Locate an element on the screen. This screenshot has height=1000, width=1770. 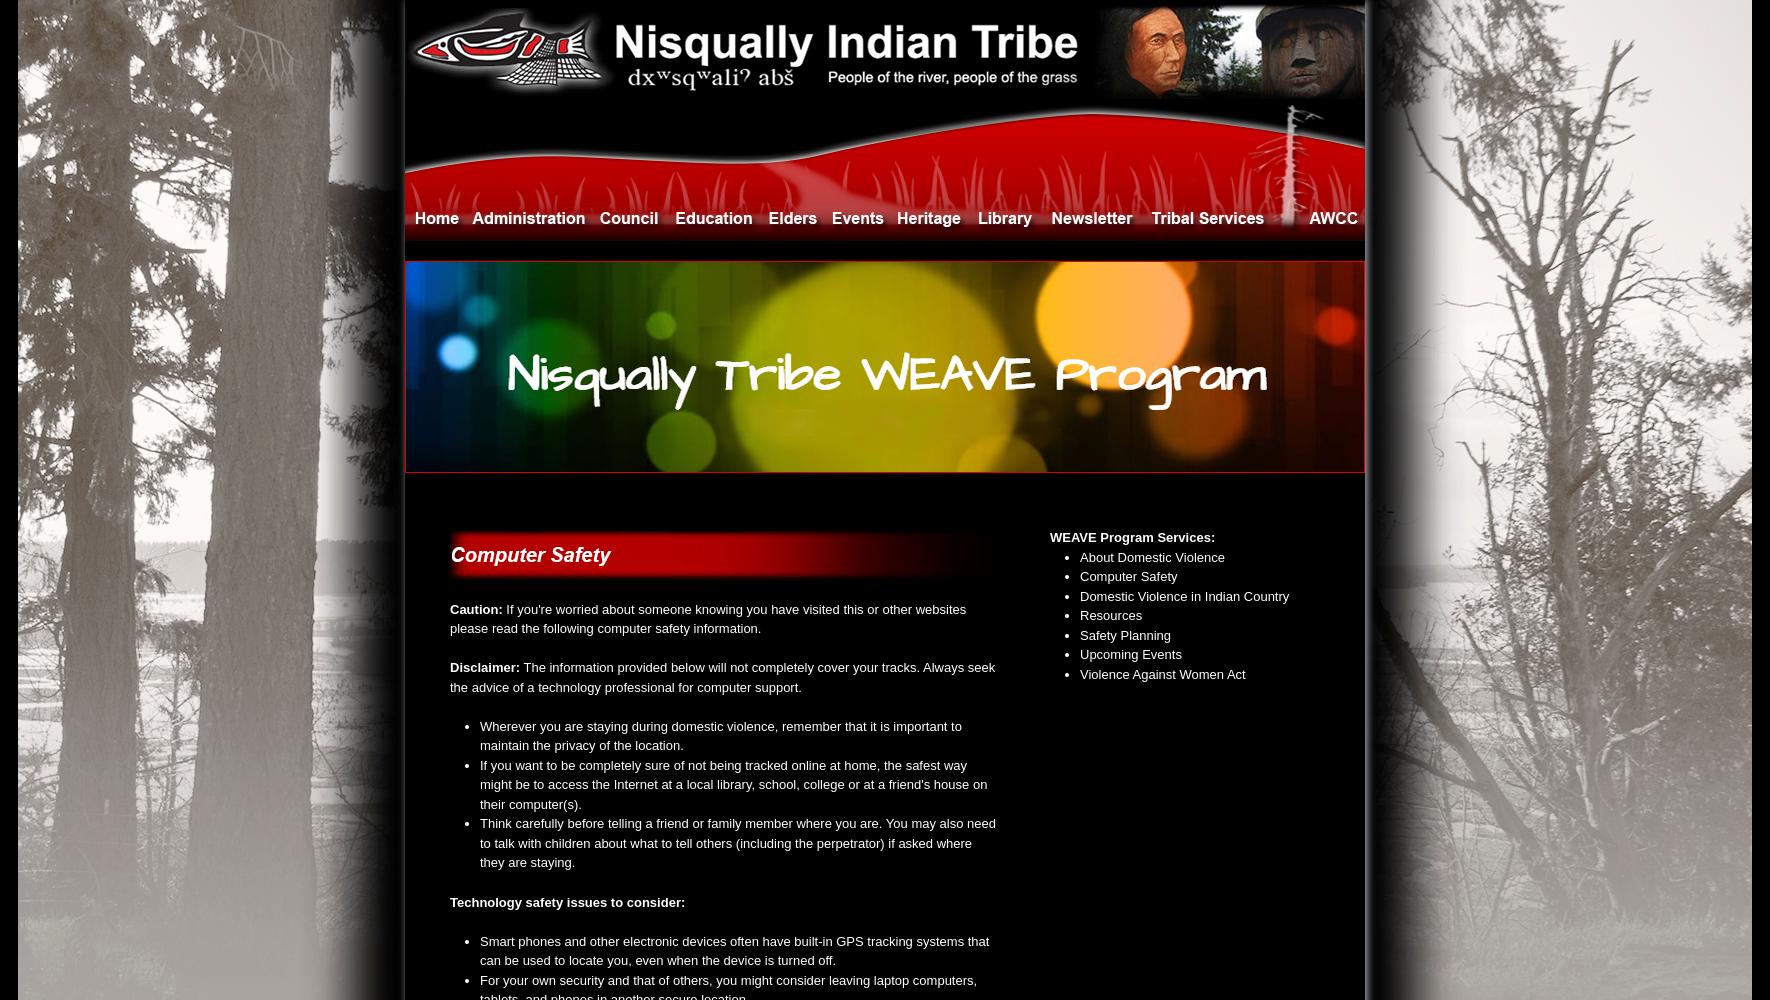
'Think carefully before telling a friend or family member where you are. You may also need to talk with children about what to tell others (including the perpetrator) if asked where they are staying.' is located at coordinates (736, 842).